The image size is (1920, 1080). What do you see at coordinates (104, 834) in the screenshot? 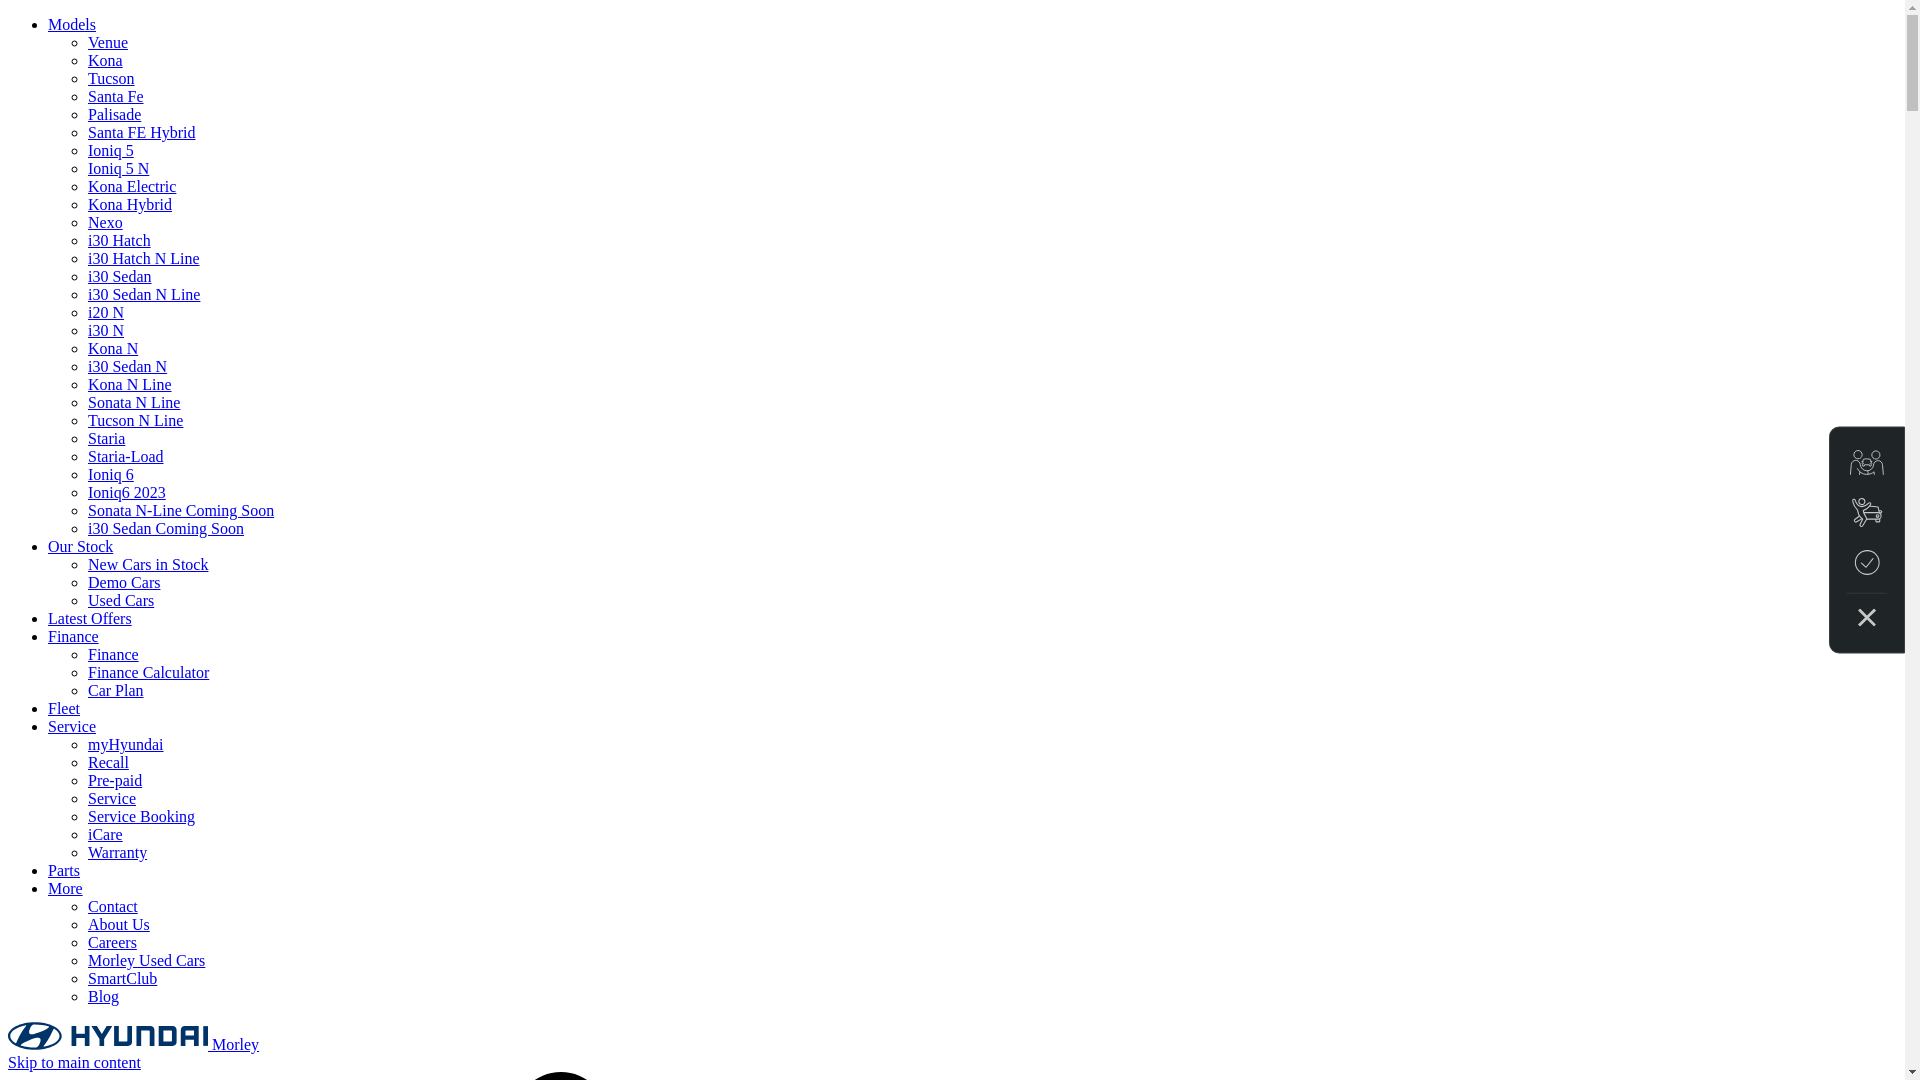
I see `'iCare'` at bounding box center [104, 834].